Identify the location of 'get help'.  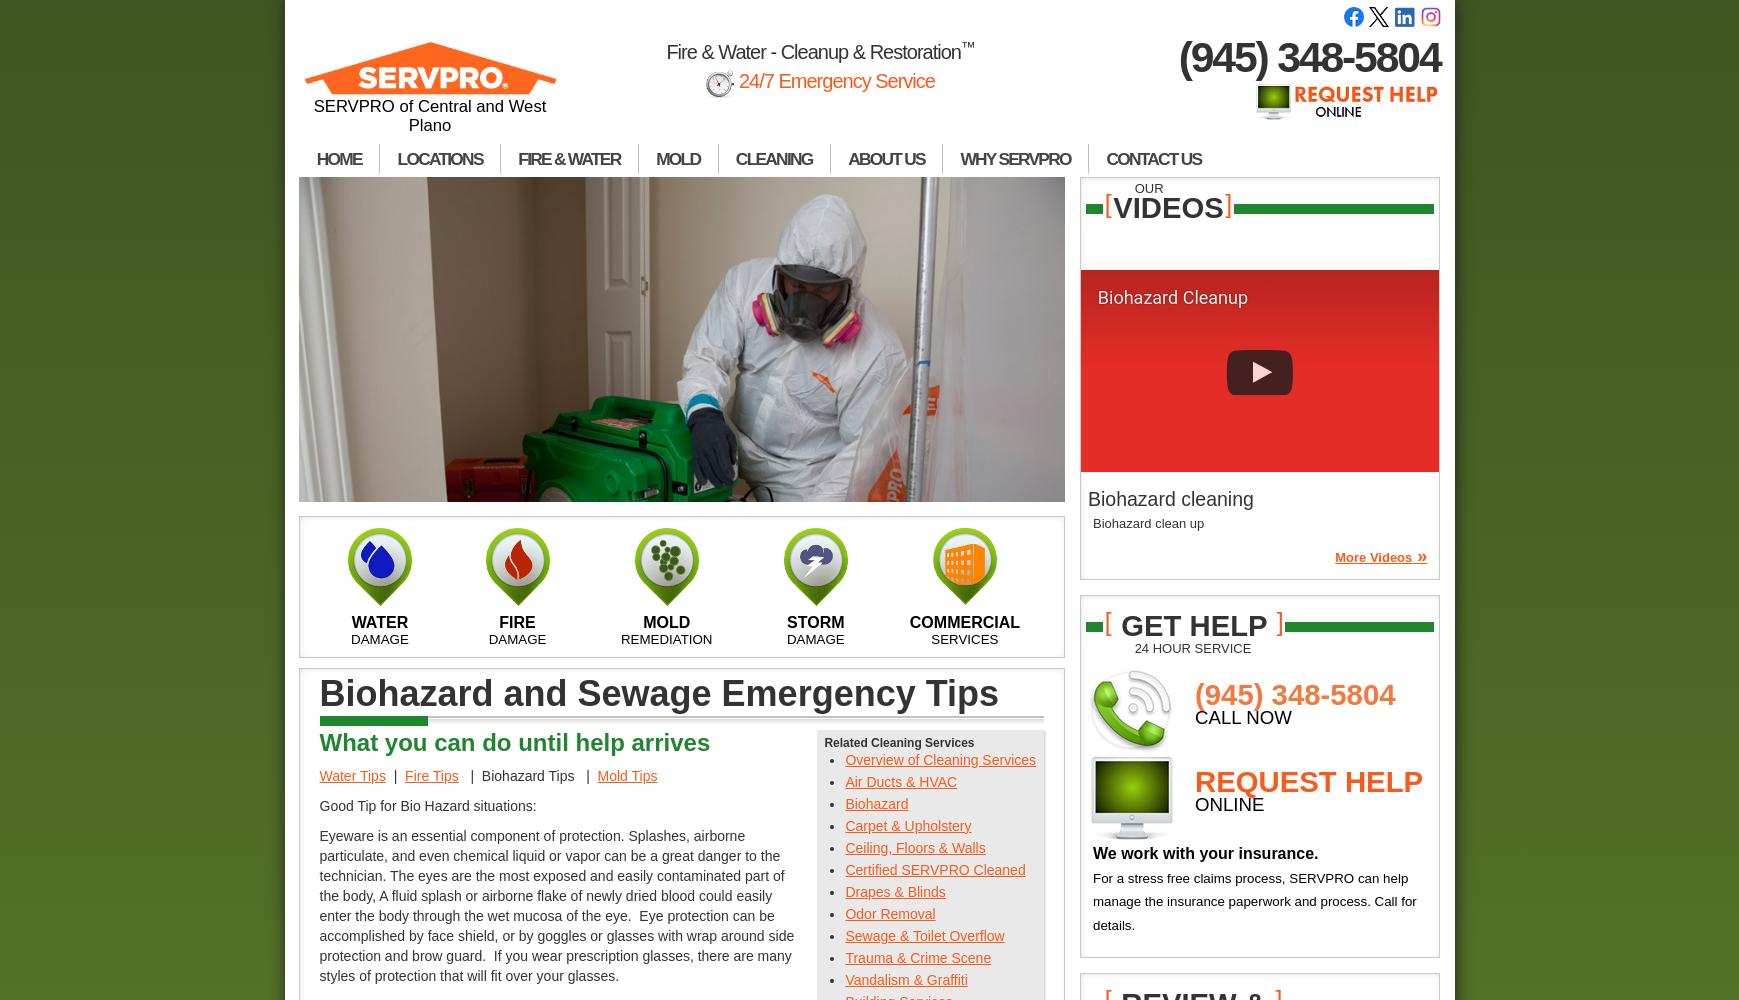
(1192, 625).